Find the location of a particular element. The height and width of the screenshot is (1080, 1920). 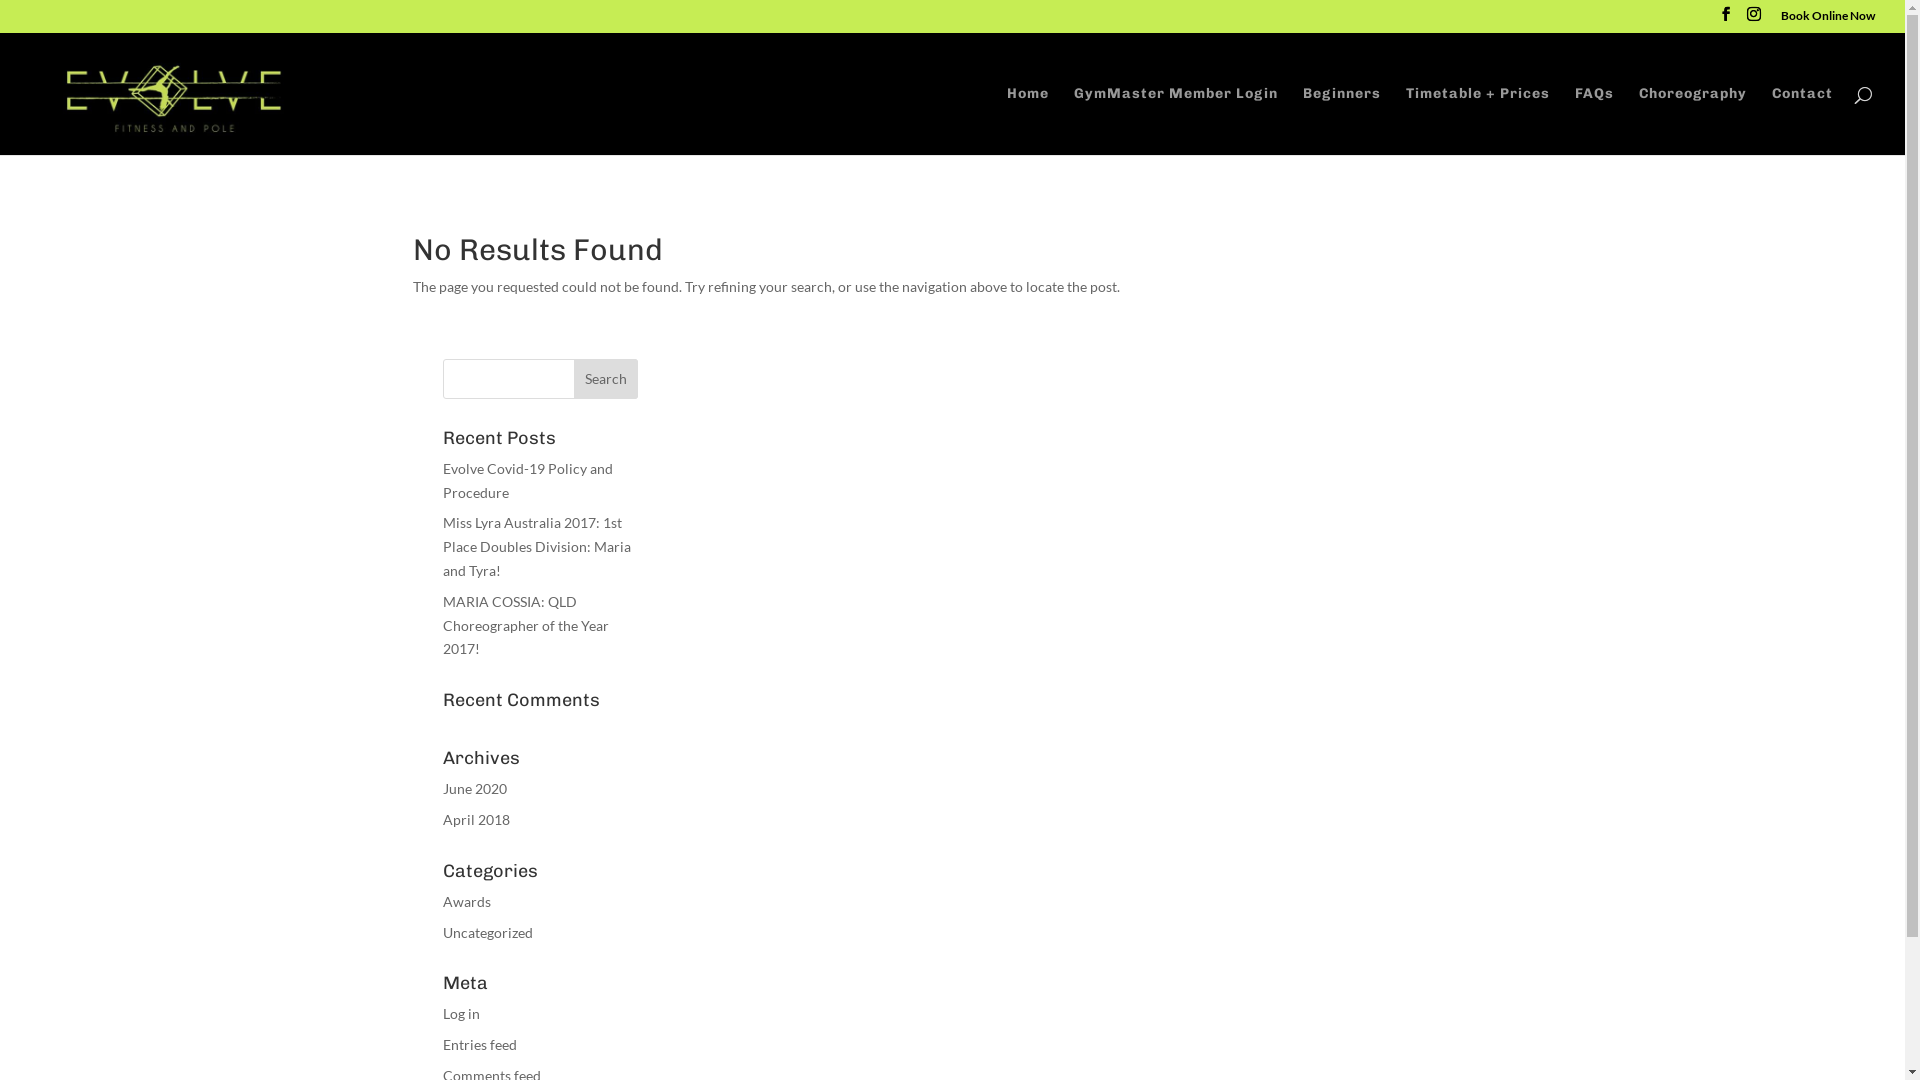

'MARIA COSSIA: QLD Choreographer of the Year 2017!' is located at coordinates (524, 624).